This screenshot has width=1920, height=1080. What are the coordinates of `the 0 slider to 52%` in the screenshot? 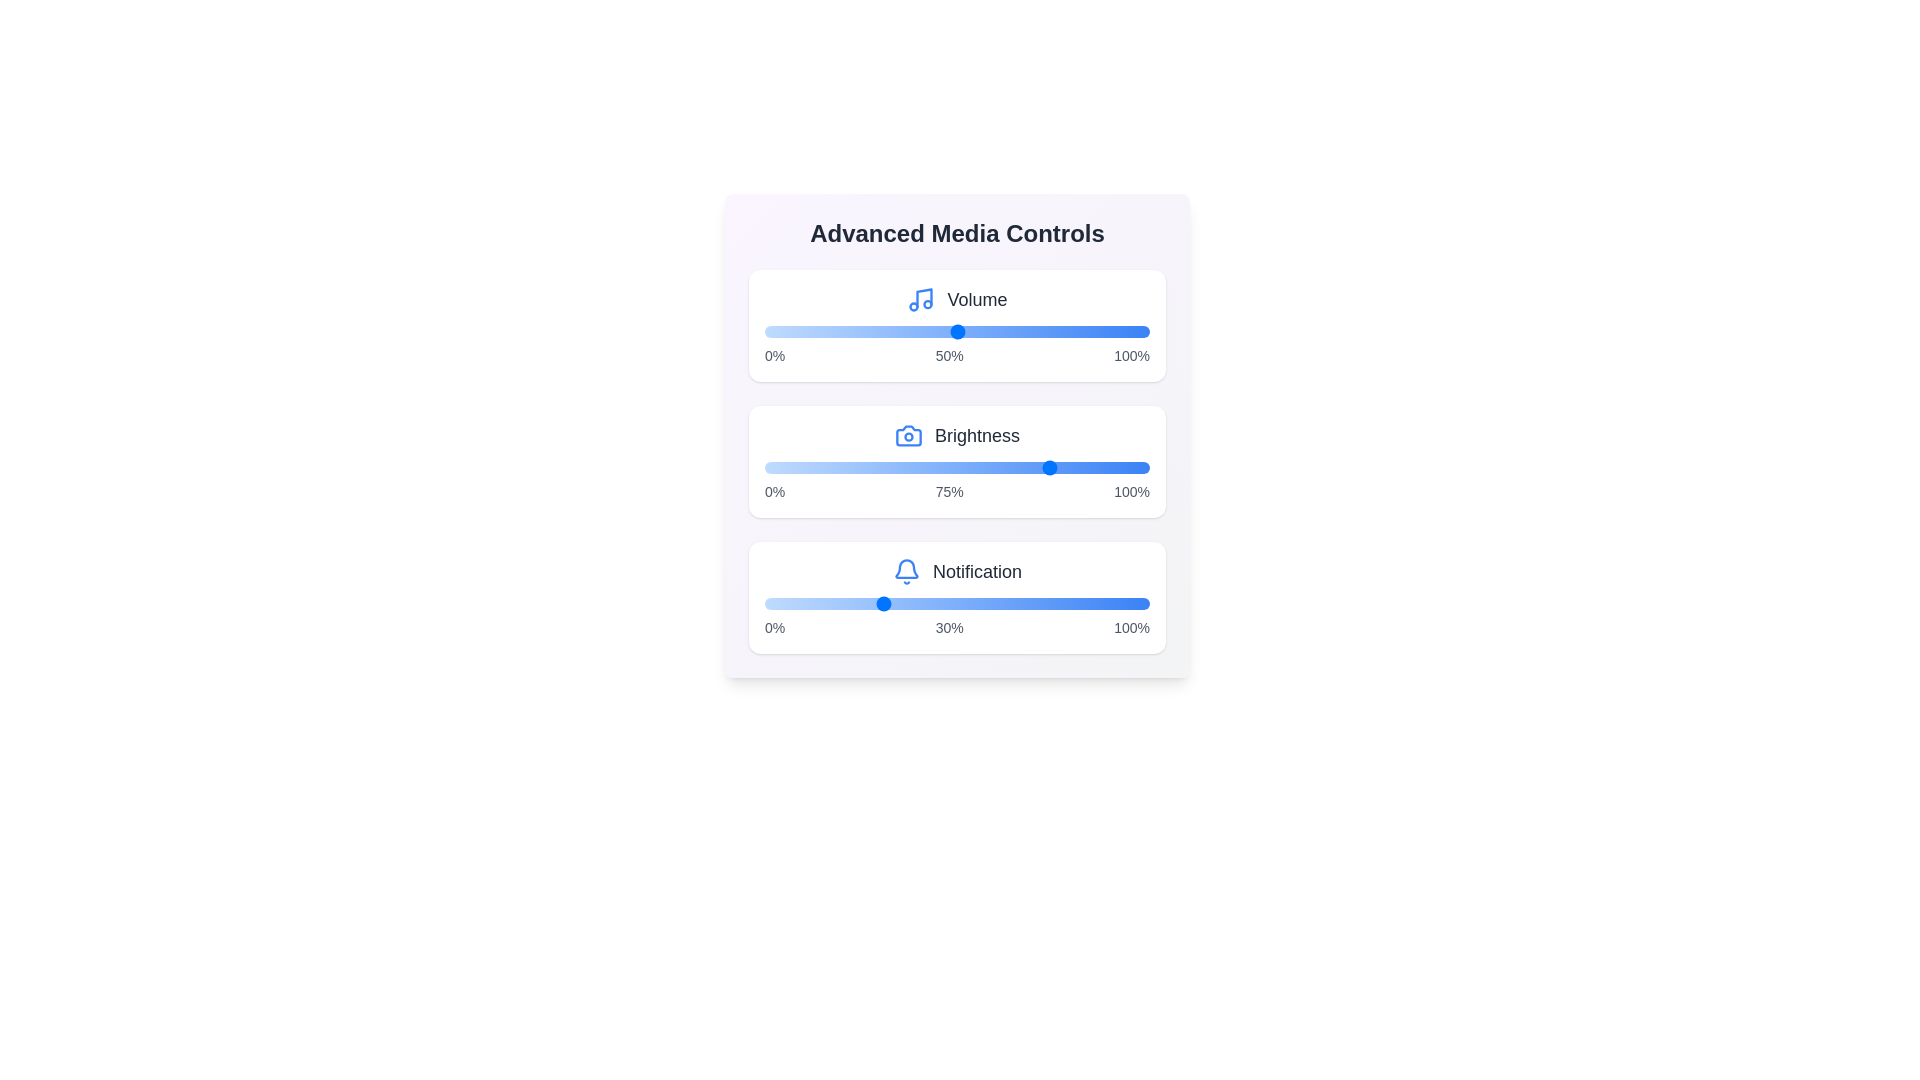 It's located at (965, 330).